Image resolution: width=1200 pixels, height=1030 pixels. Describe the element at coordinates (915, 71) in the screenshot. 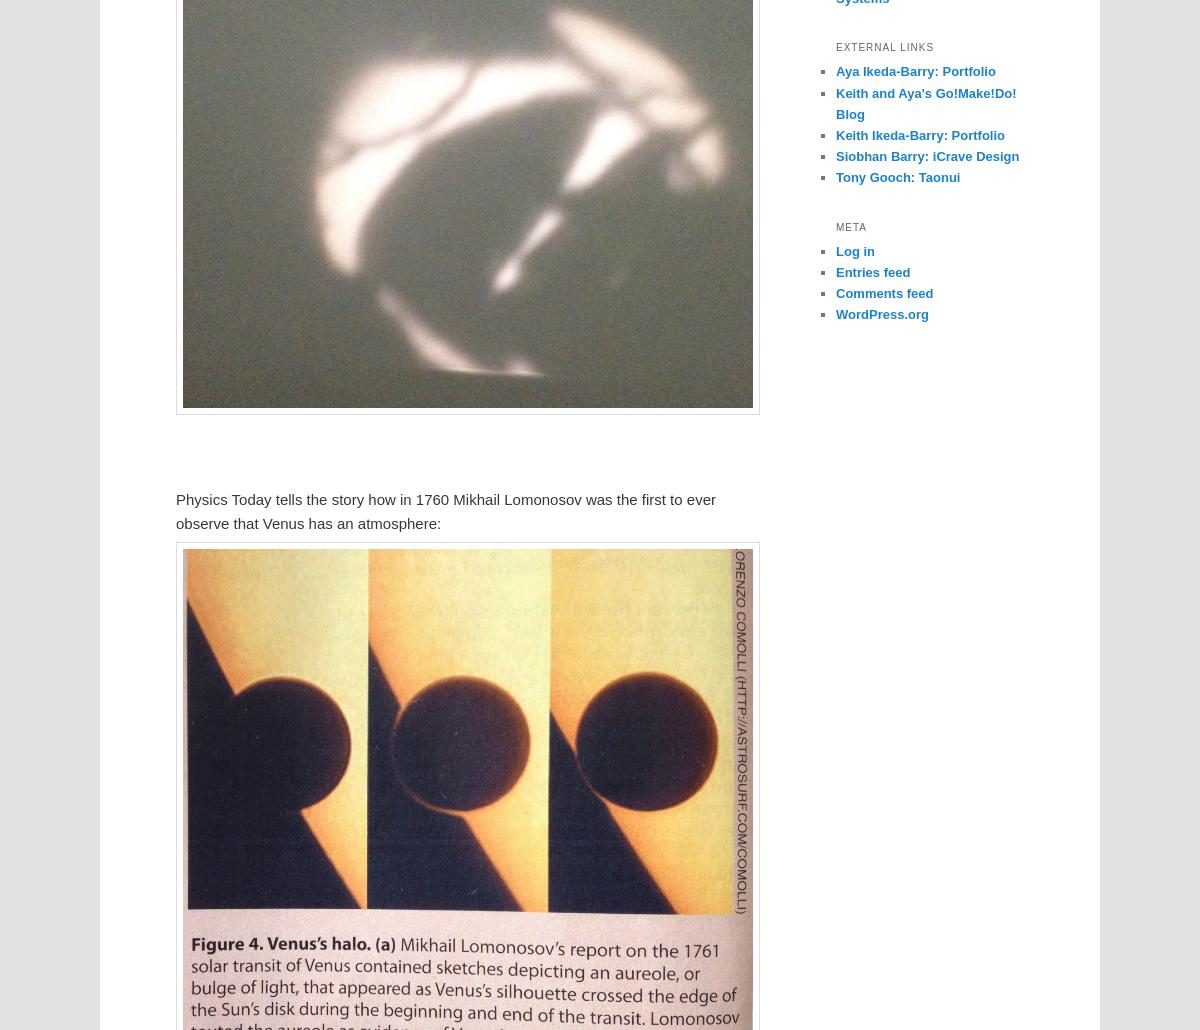

I see `'Aya Ikeda-Barry: Portfolio'` at that location.